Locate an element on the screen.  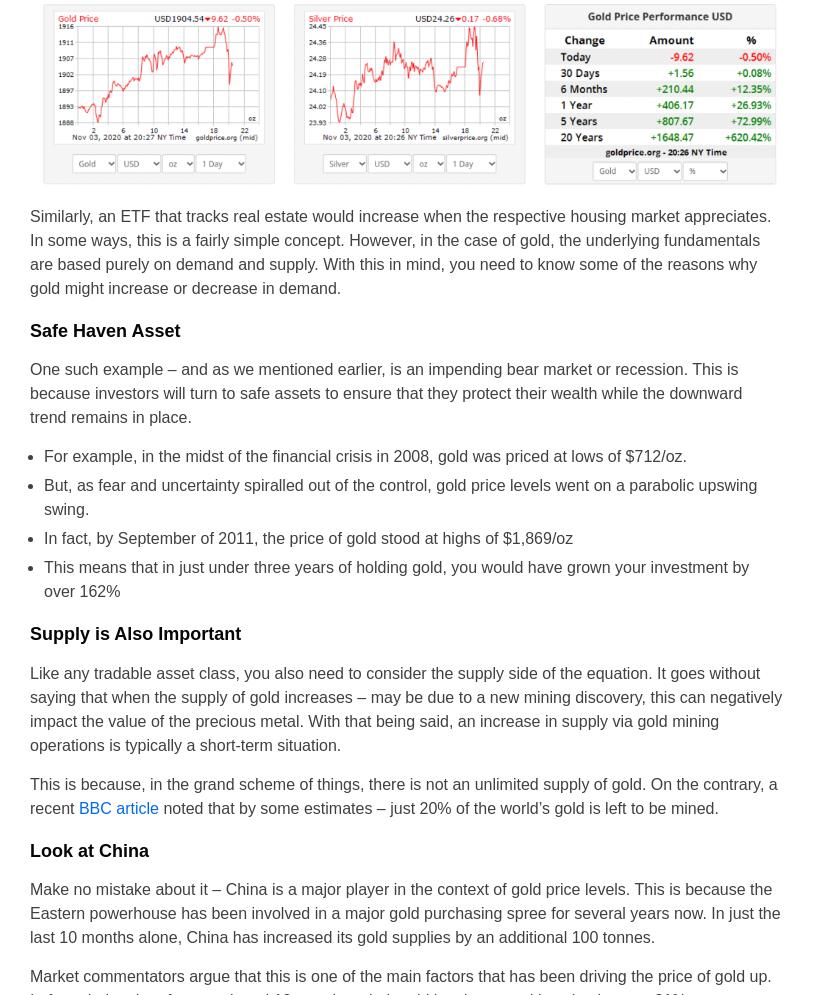
'But, as fear and uncertainty spiralled out of the control, gold price levels went on a parabolic upswing swing.' is located at coordinates (399, 497).